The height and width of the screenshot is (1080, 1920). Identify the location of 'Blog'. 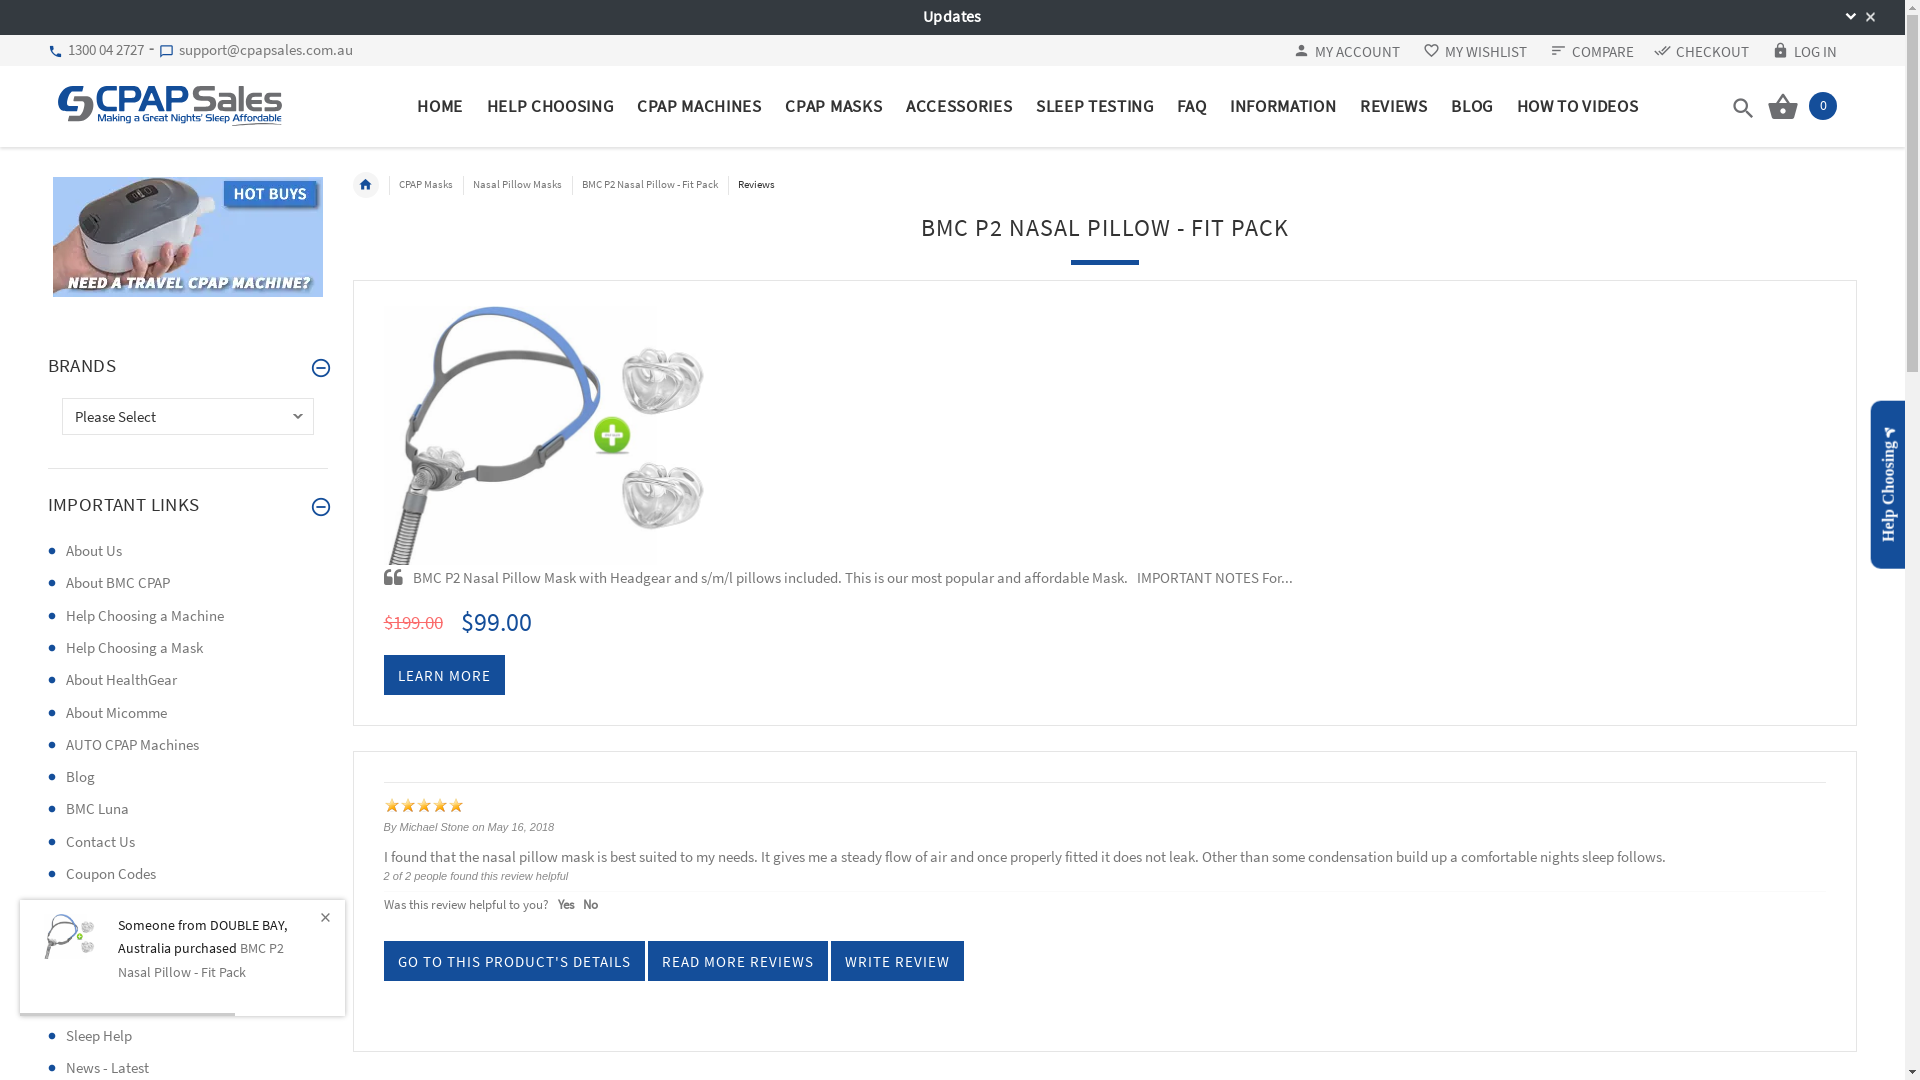
(80, 775).